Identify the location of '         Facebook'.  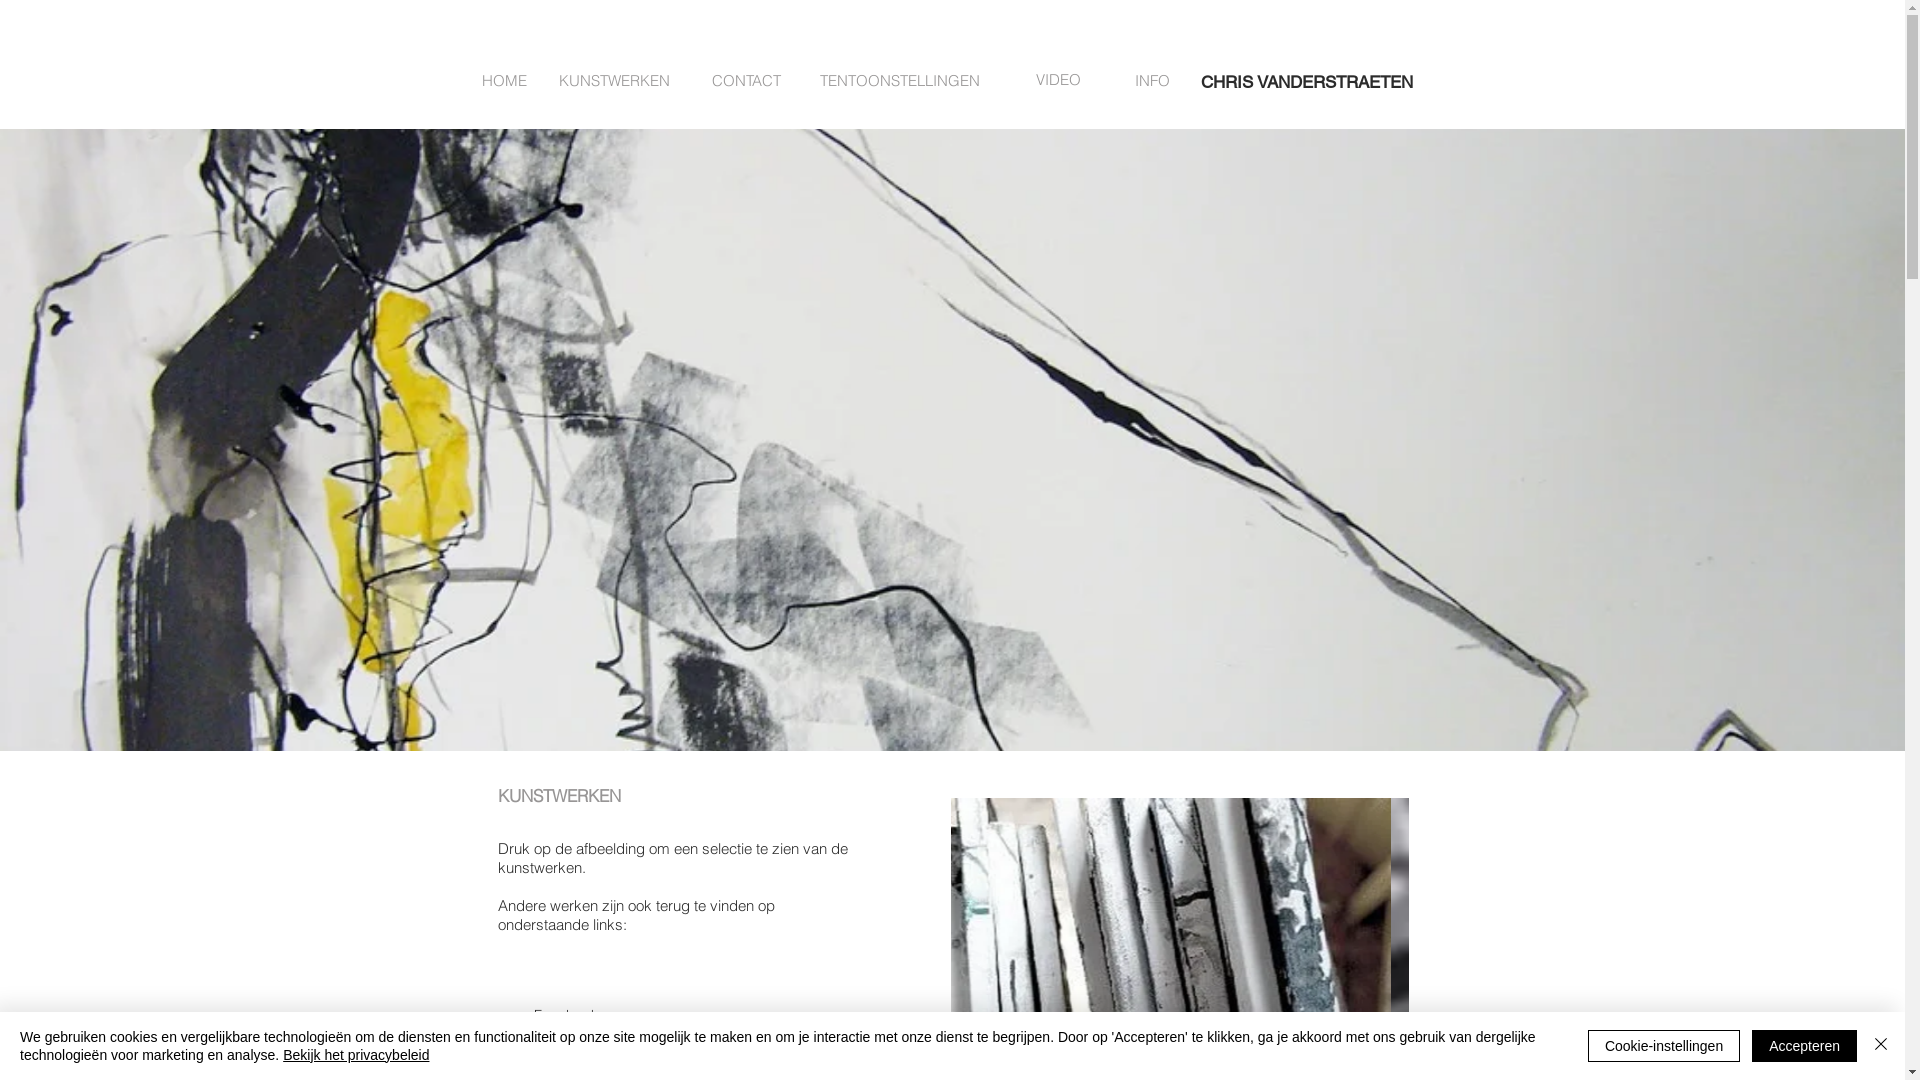
(547, 1014).